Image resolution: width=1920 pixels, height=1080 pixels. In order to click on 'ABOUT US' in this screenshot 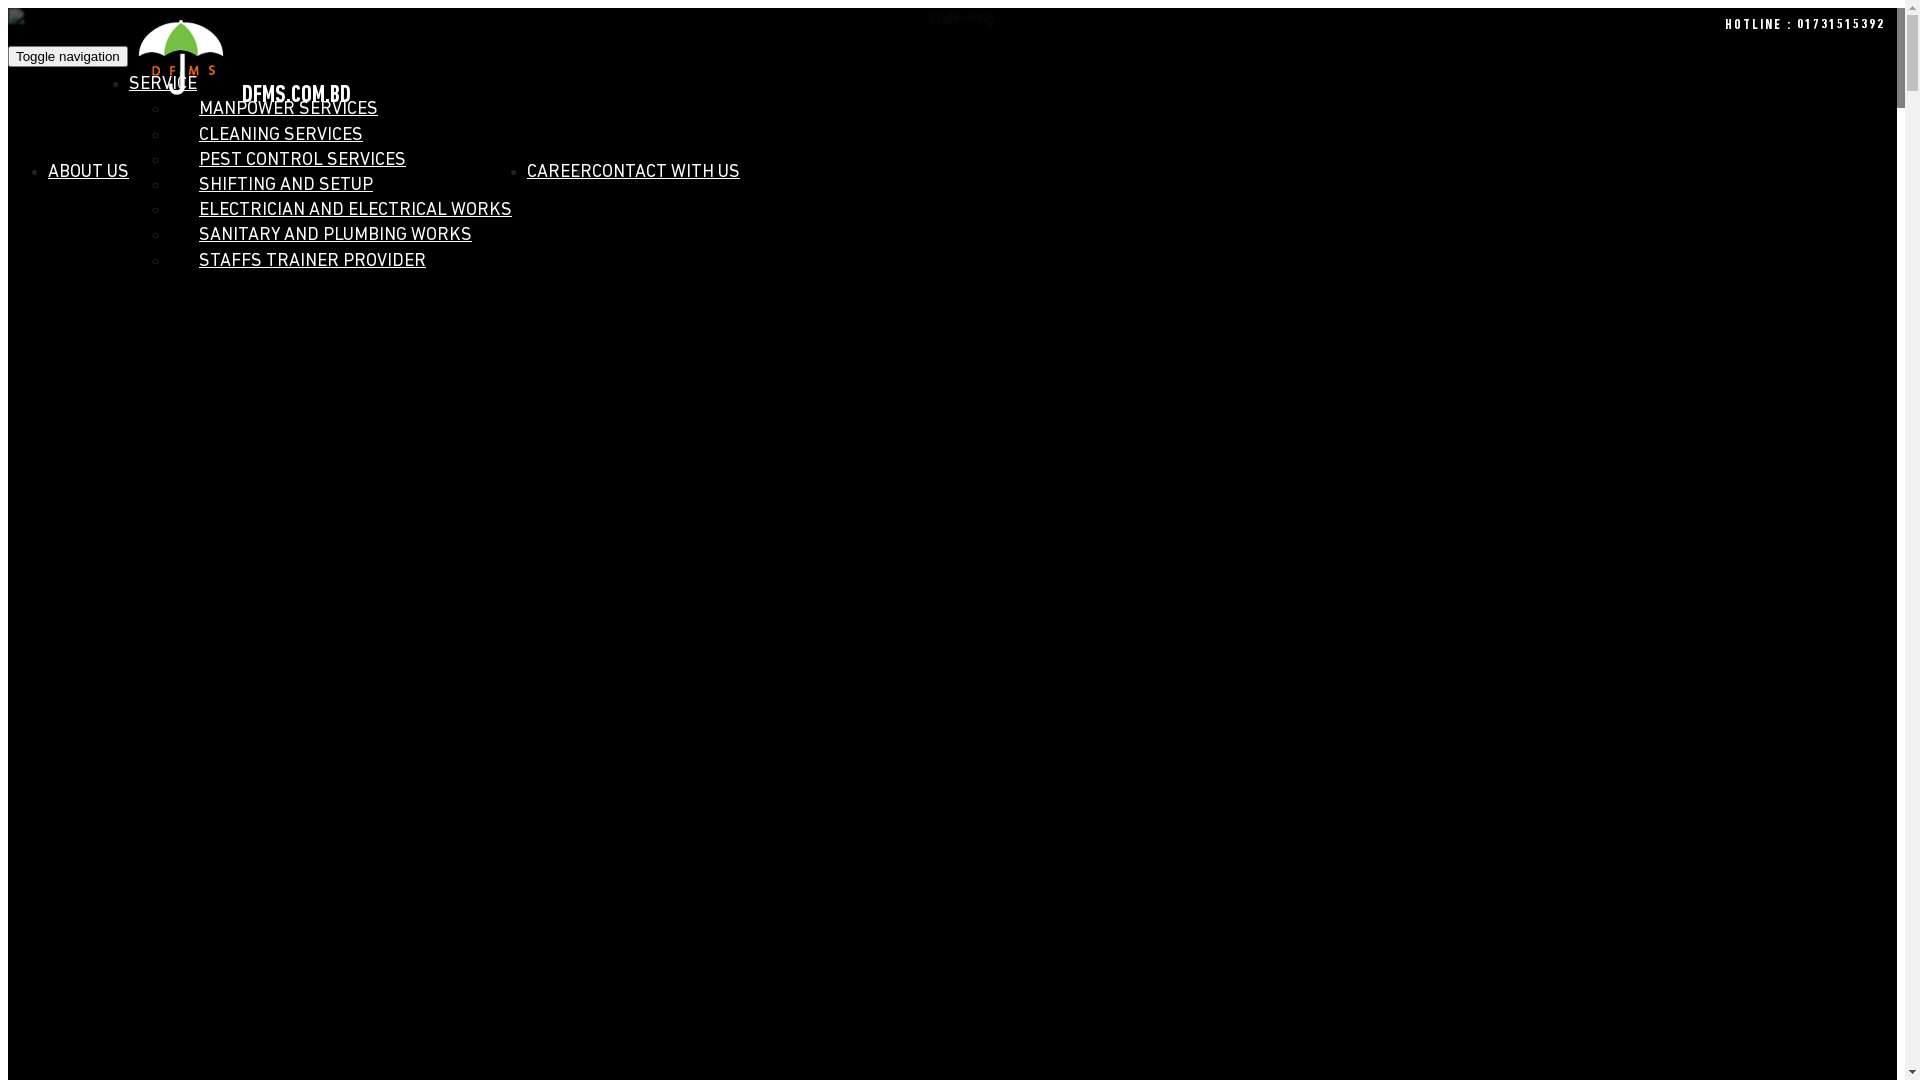, I will do `click(87, 190)`.